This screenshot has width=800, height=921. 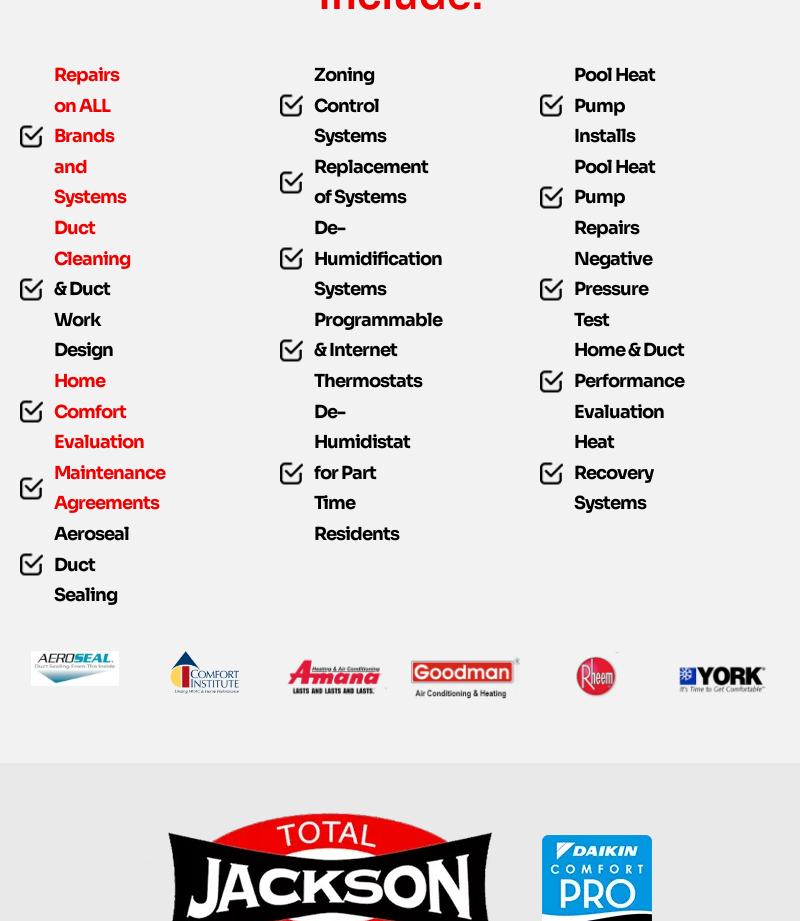 What do you see at coordinates (82, 360) in the screenshot?
I see `'& Duct Work Design'` at bounding box center [82, 360].